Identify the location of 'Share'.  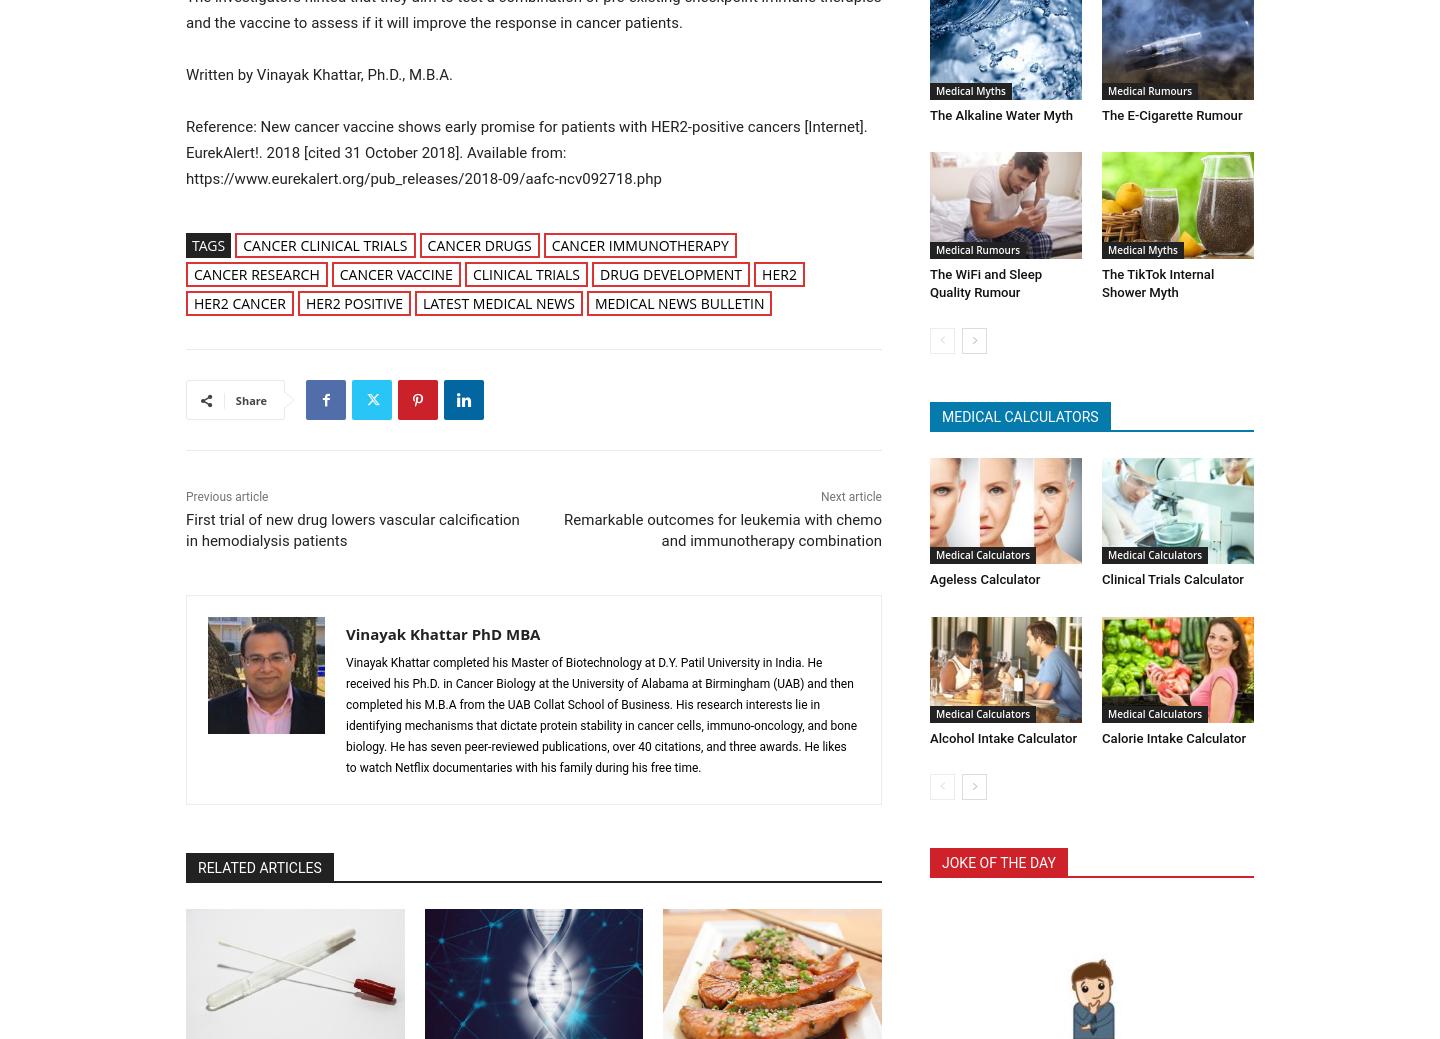
(249, 399).